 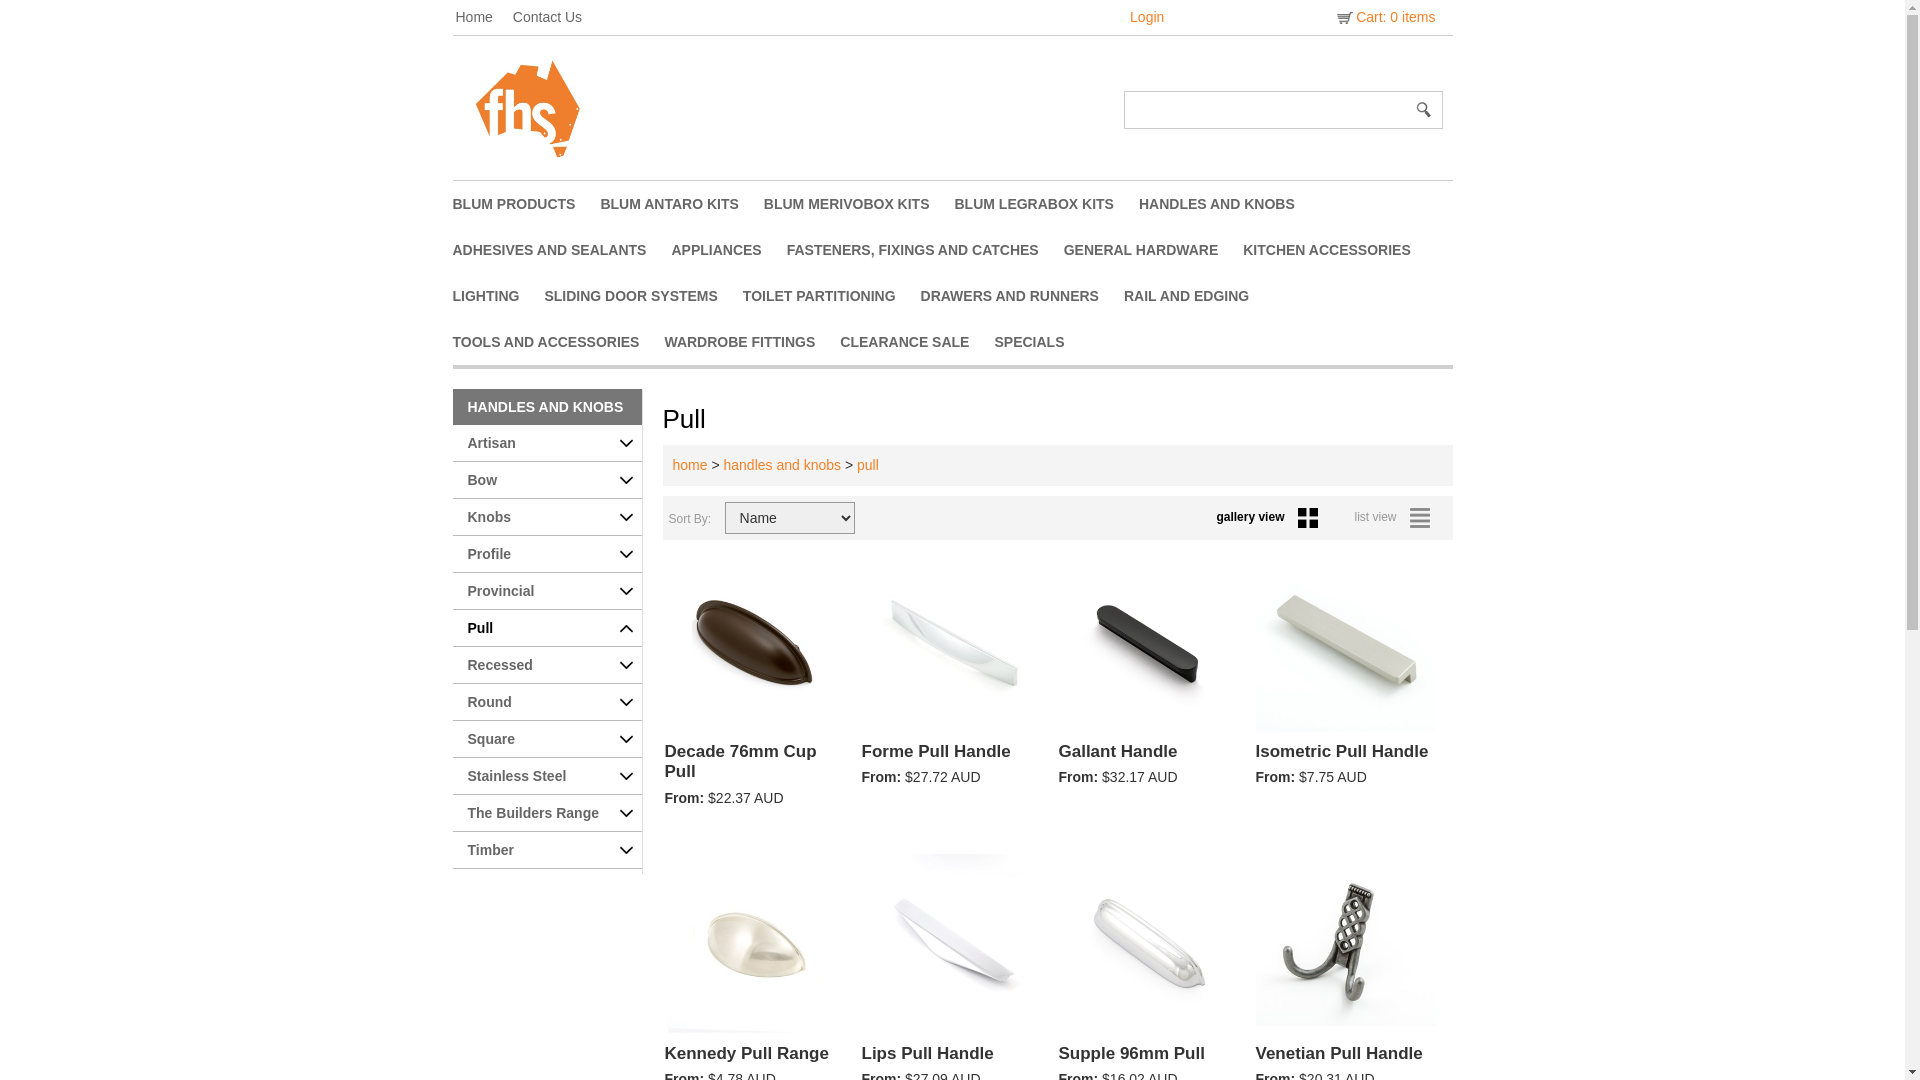 What do you see at coordinates (450, 516) in the screenshot?
I see `'Knobs'` at bounding box center [450, 516].